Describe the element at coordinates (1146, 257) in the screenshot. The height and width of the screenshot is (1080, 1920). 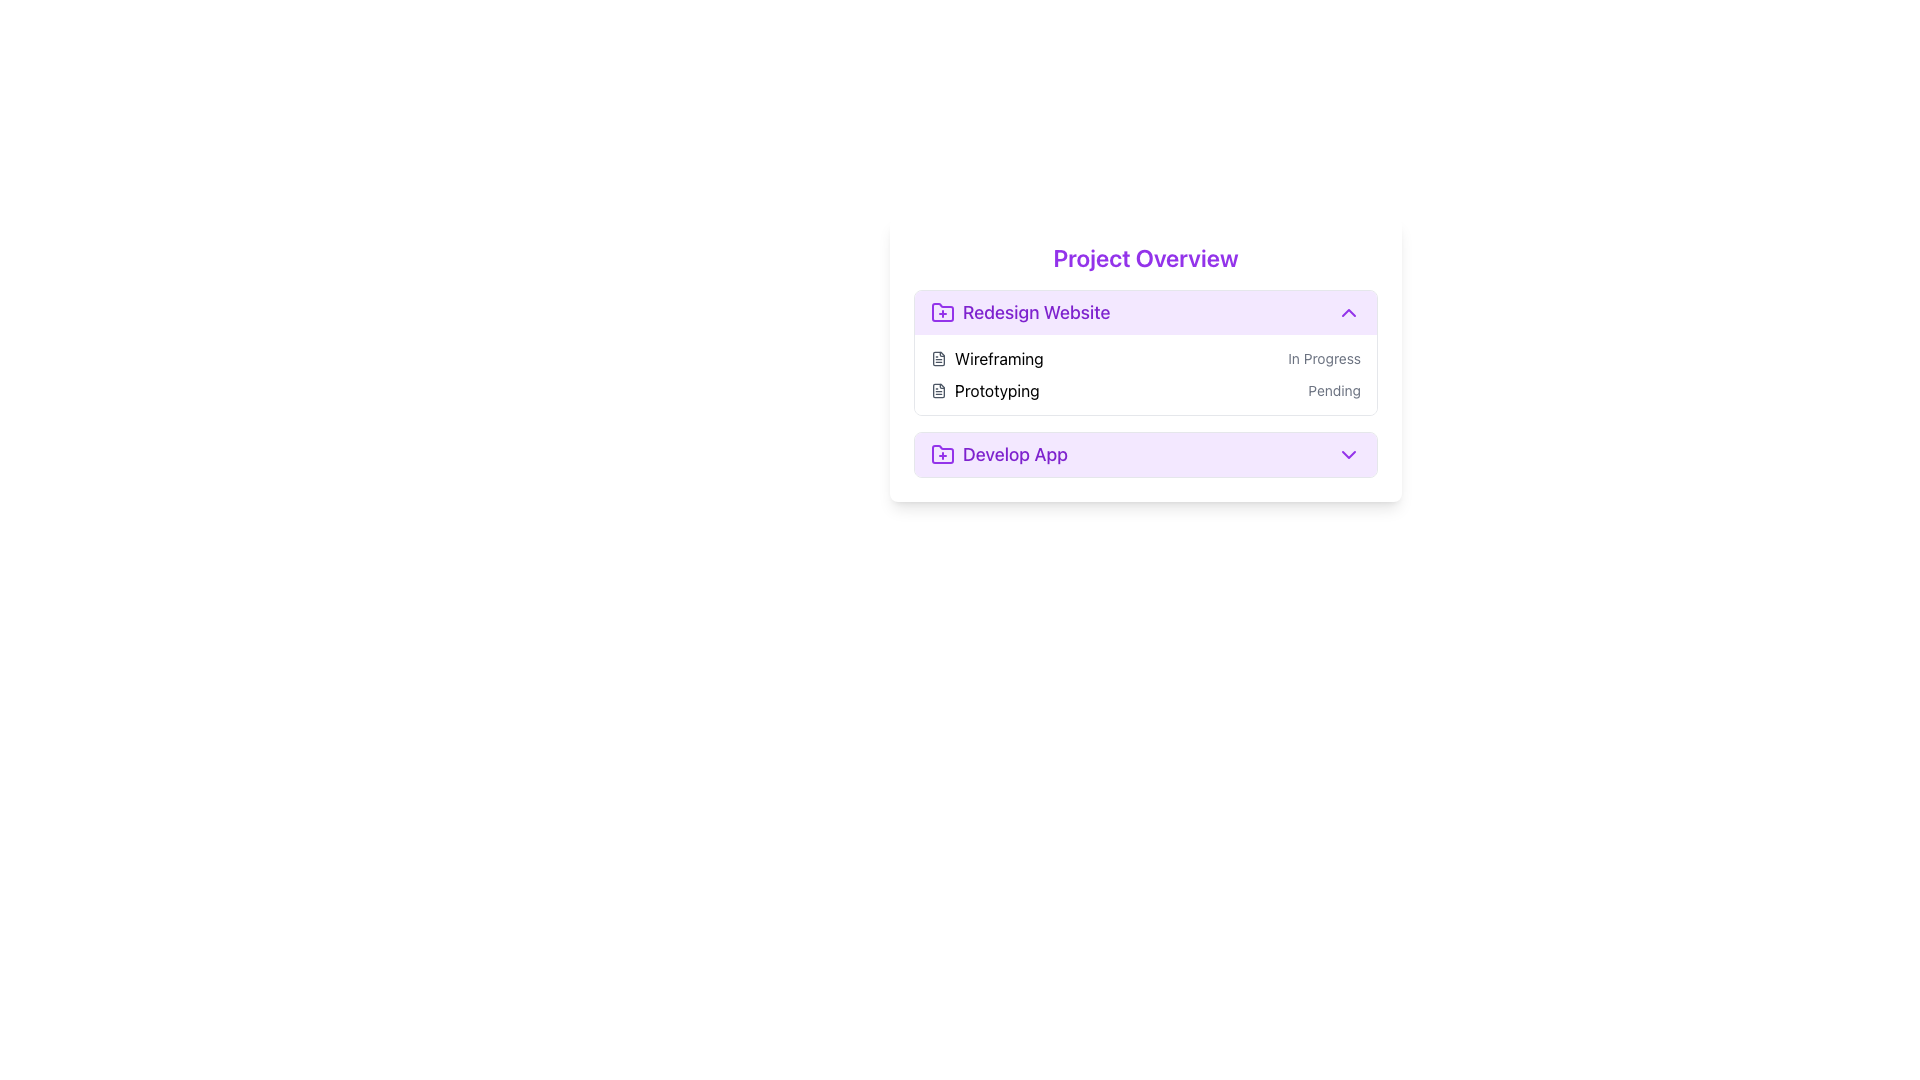
I see `the bold purple text label reading 'Project Overview' at the top of the card layout` at that location.